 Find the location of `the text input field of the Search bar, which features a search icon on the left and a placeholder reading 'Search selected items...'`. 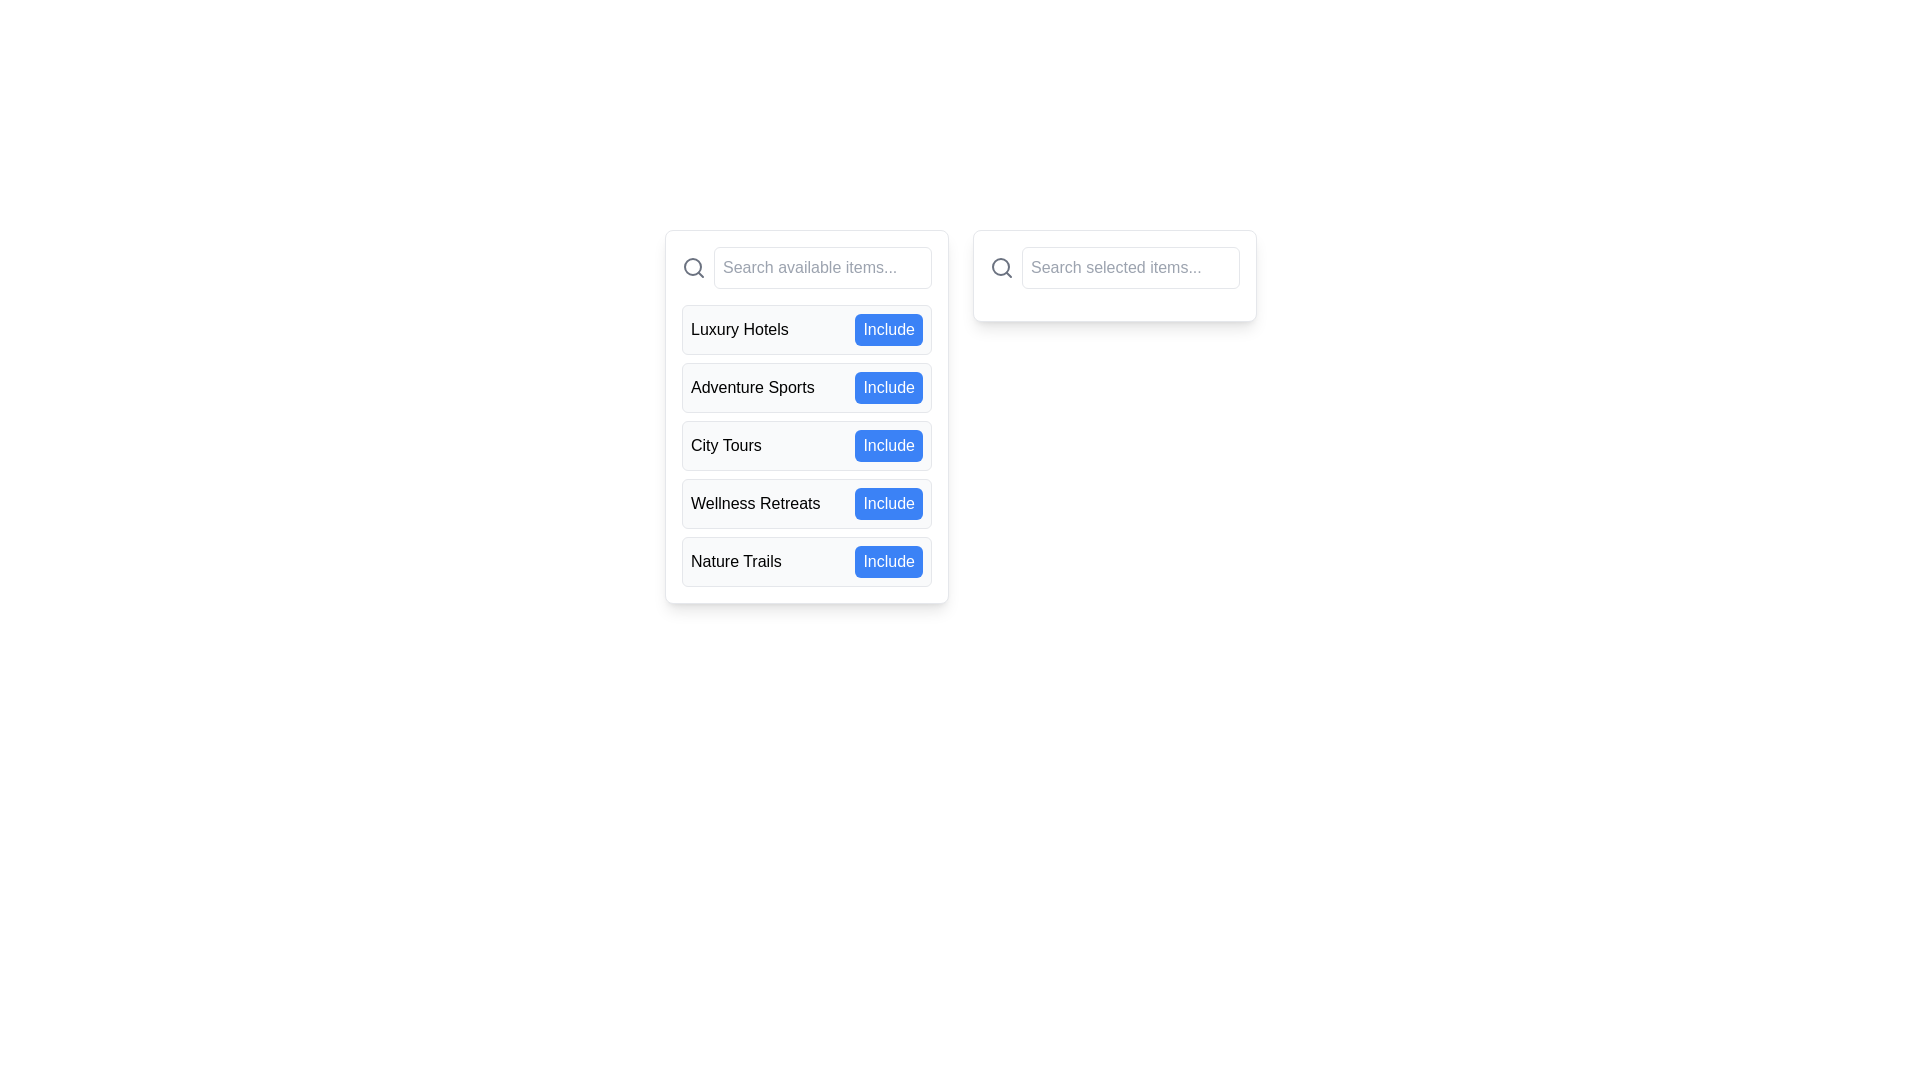

the text input field of the Search bar, which features a search icon on the left and a placeholder reading 'Search selected items...' is located at coordinates (1113, 266).